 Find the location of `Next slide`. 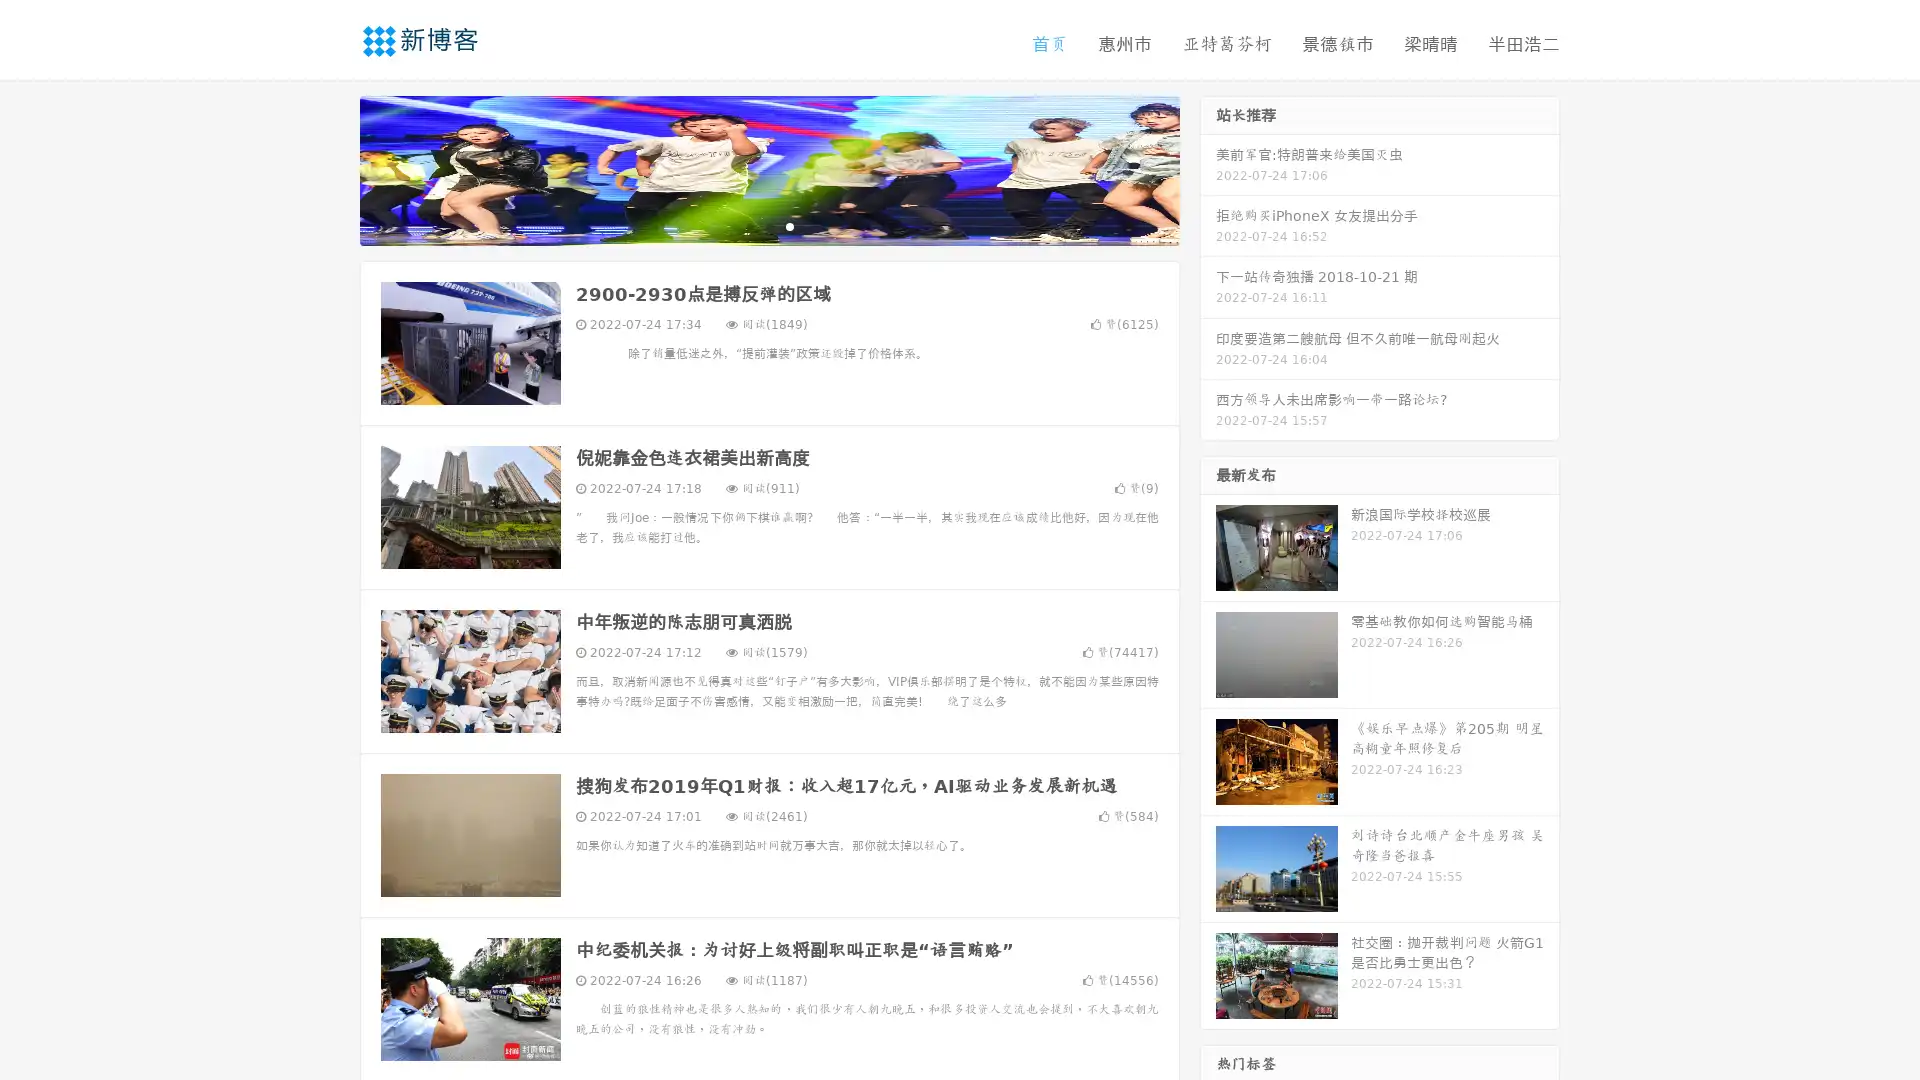

Next slide is located at coordinates (1208, 168).